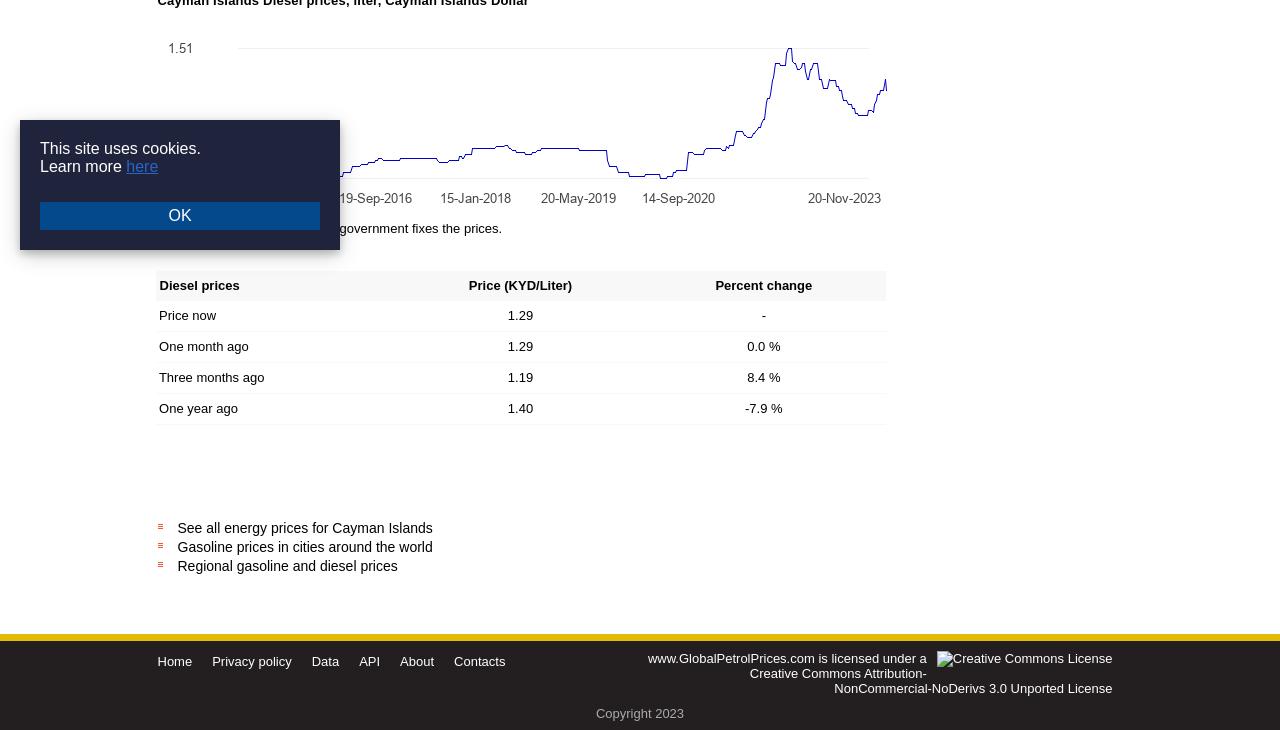 The image size is (1280, 730). What do you see at coordinates (762, 285) in the screenshot?
I see `'Percent change'` at bounding box center [762, 285].